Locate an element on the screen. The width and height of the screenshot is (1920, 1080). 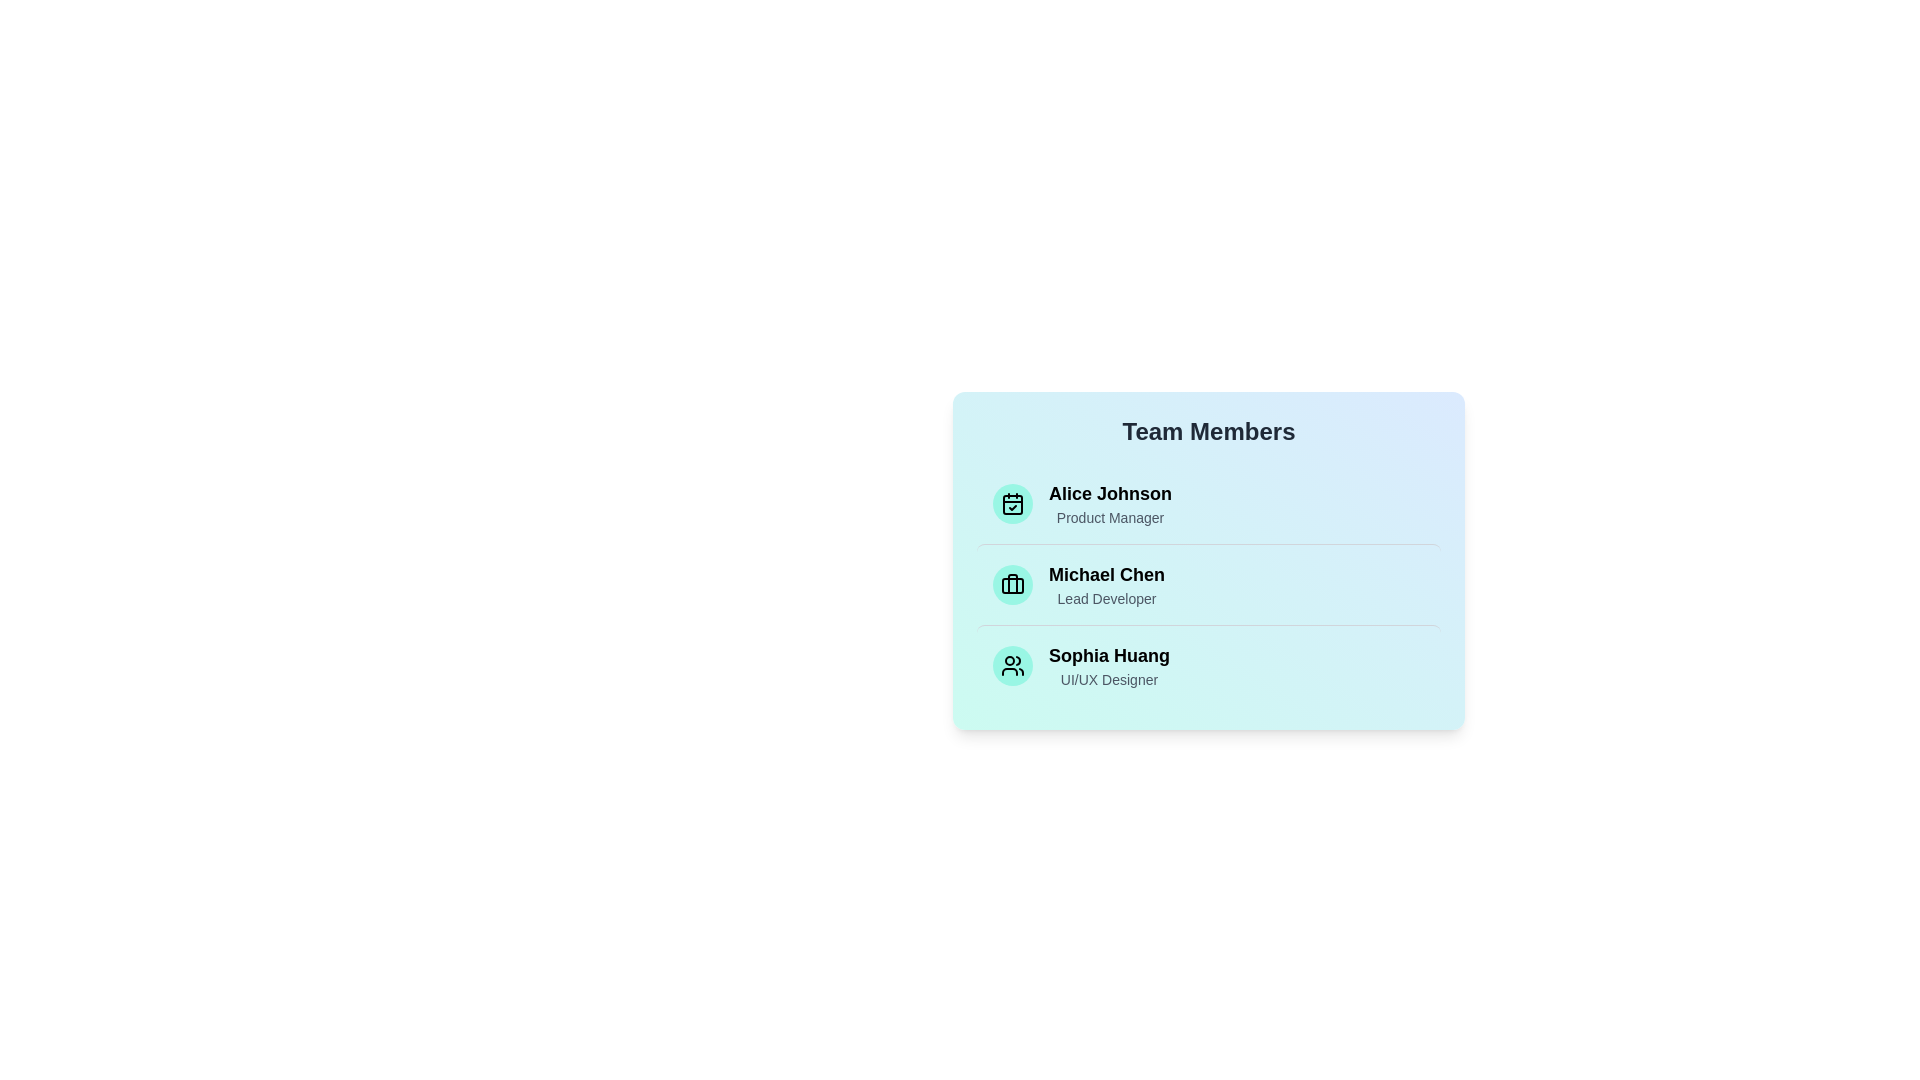
the team member Alice Johnson to view their details is located at coordinates (1208, 503).